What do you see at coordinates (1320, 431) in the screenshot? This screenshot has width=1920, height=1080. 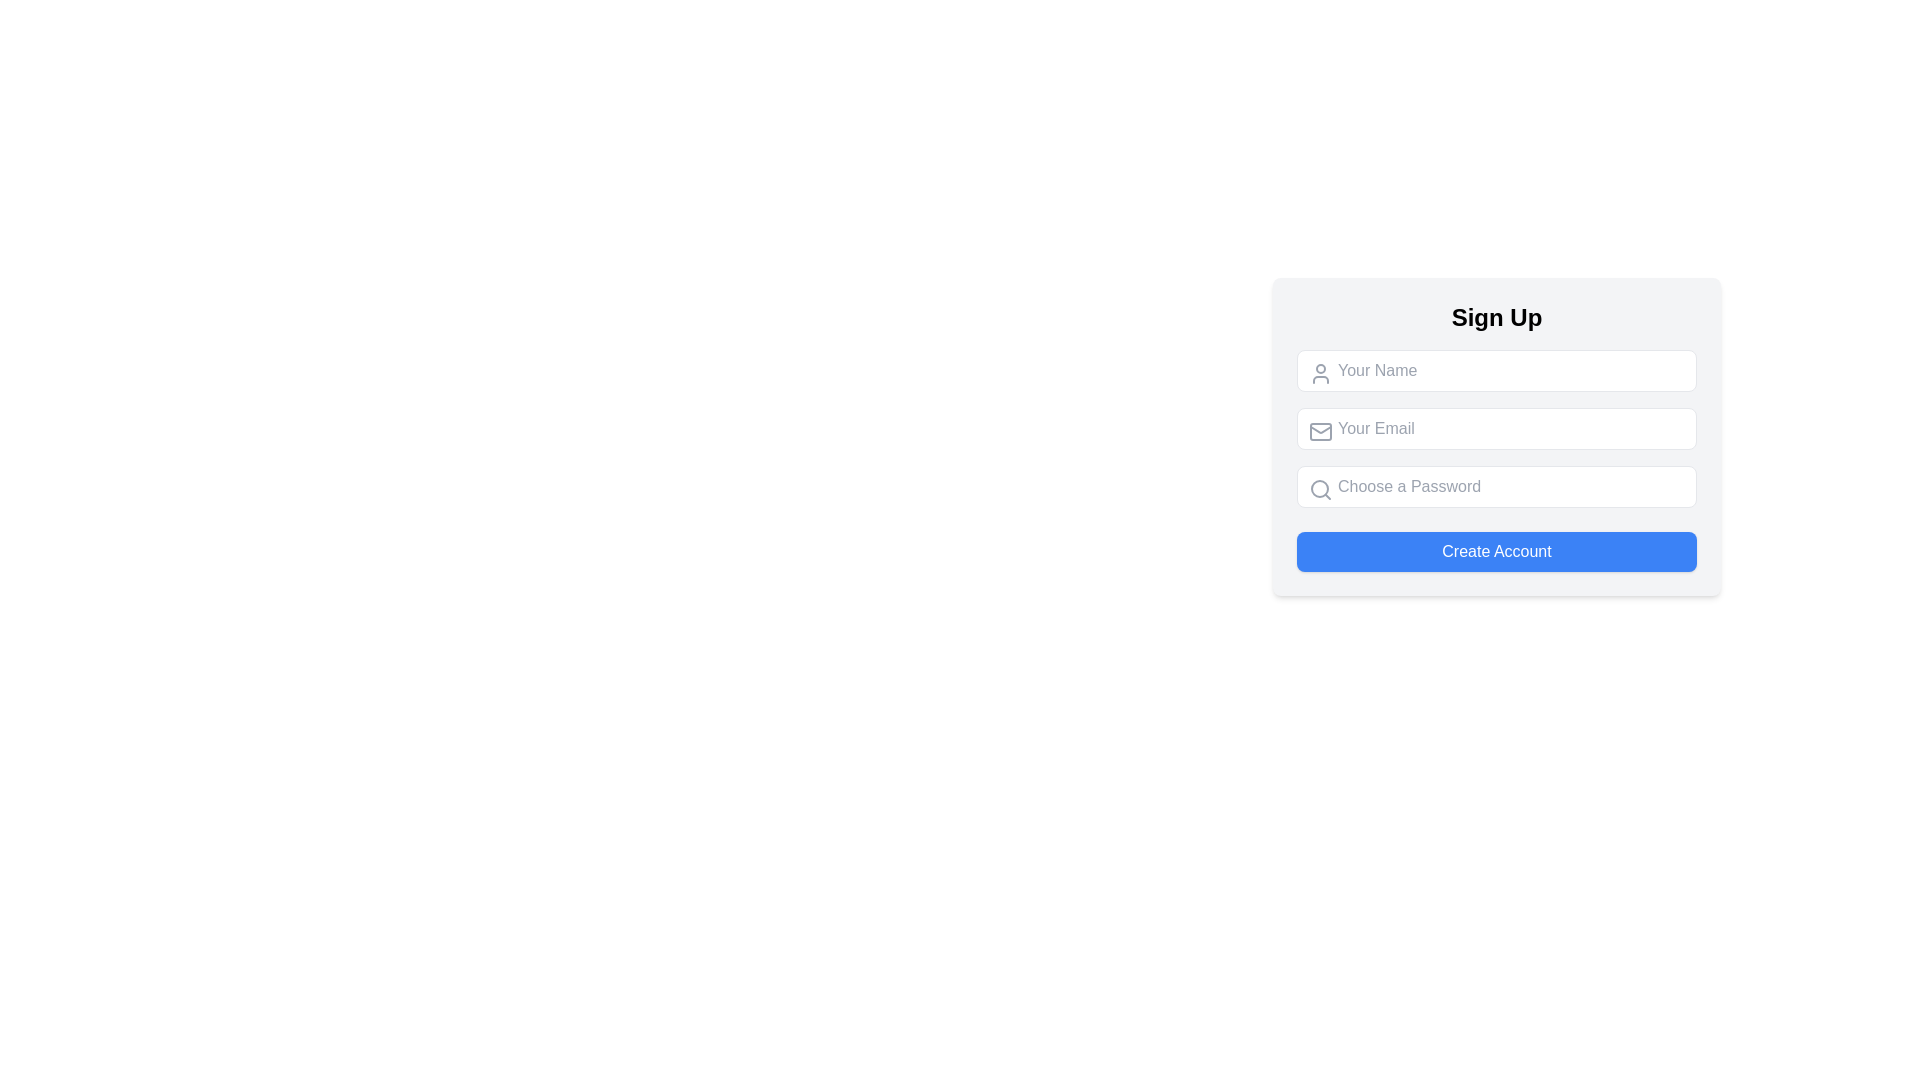 I see `the email icon represented as an envelope, which is located to the left of the placeholder text 'Your Email' in the email input field` at bounding box center [1320, 431].